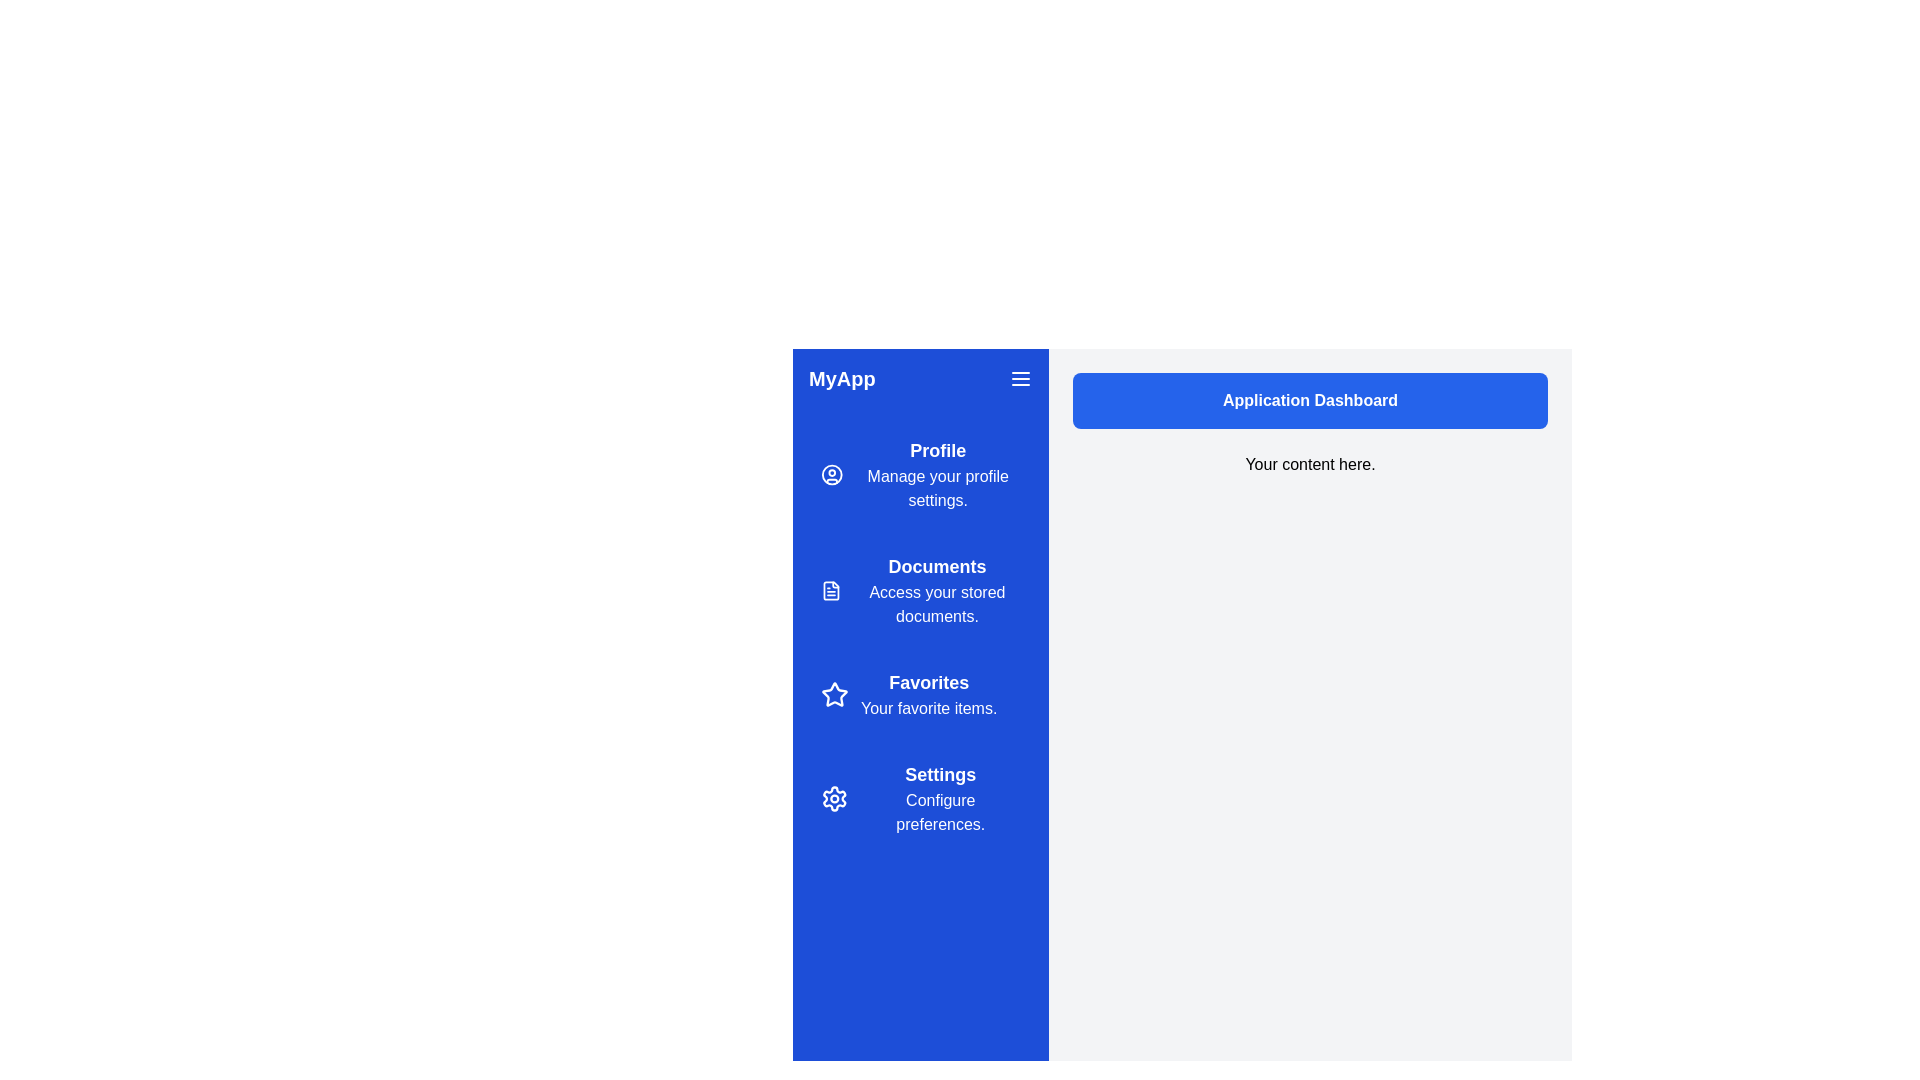 The image size is (1920, 1080). Describe the element at coordinates (920, 474) in the screenshot. I see `the navigation item Profile from the drawer` at that location.